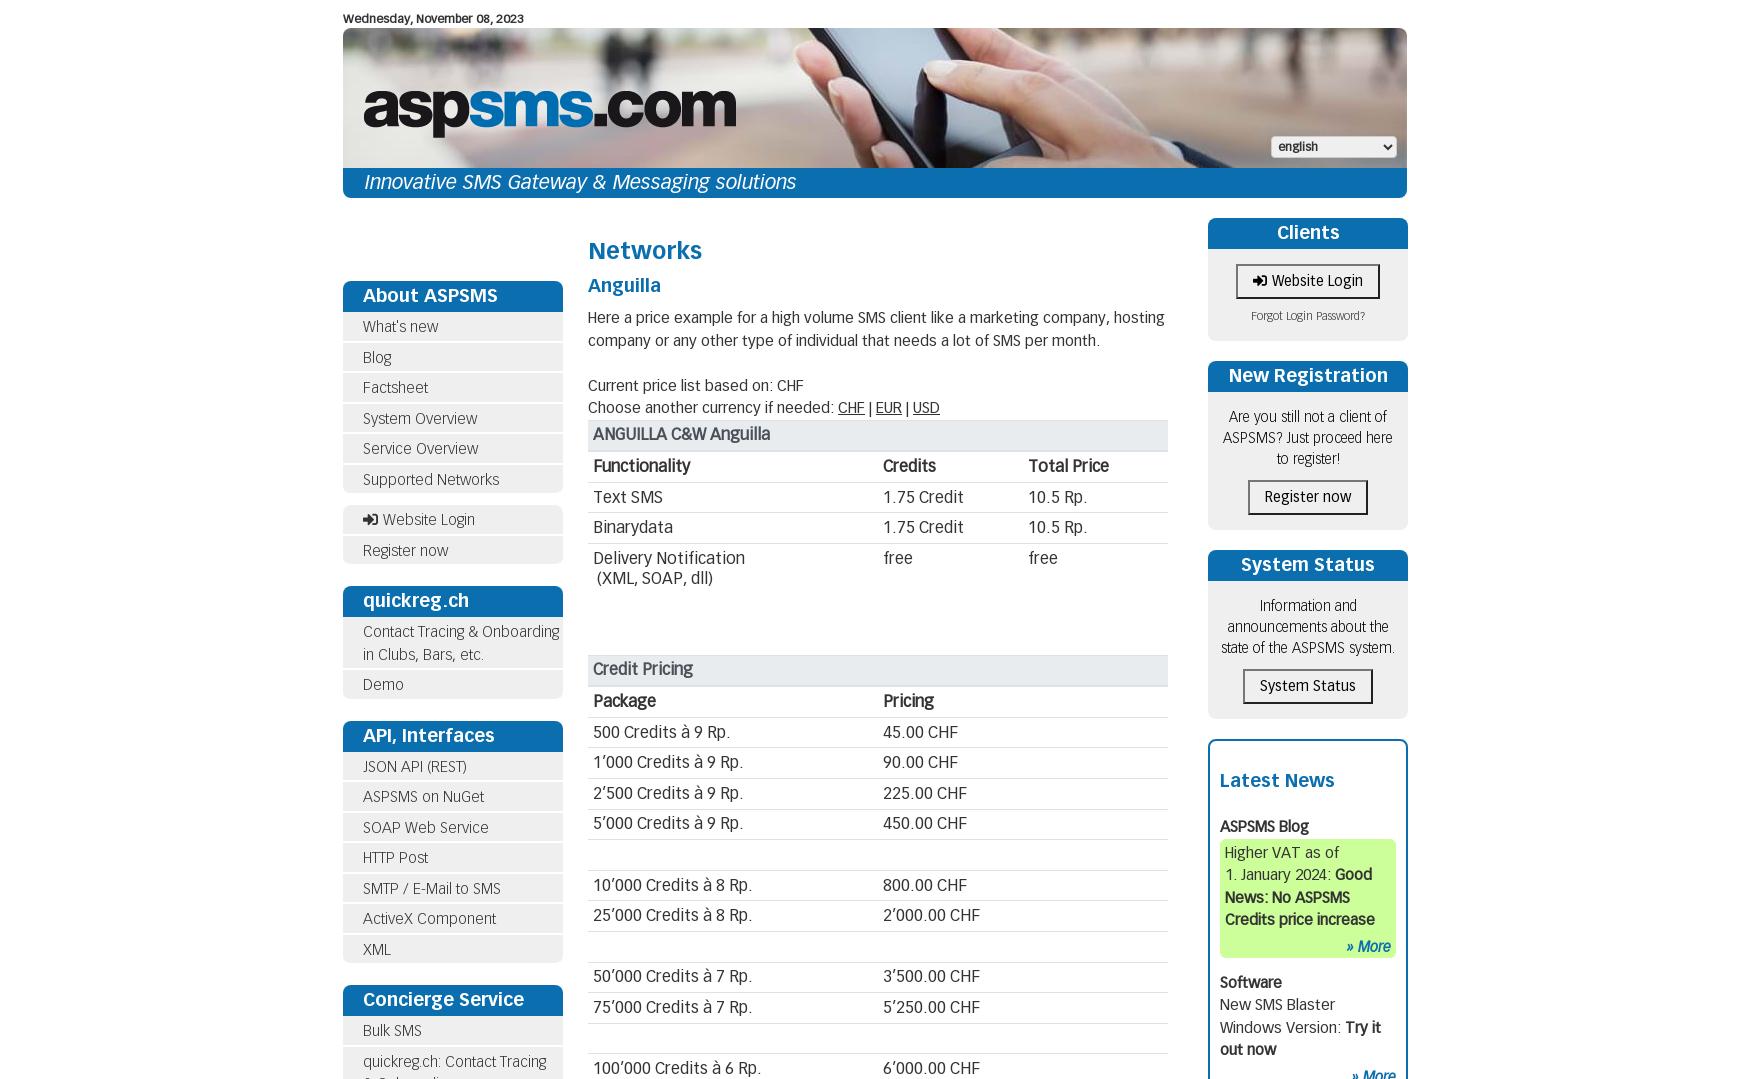 The width and height of the screenshot is (1750, 1079). What do you see at coordinates (929, 915) in the screenshot?
I see `'2’000.00 CHF'` at bounding box center [929, 915].